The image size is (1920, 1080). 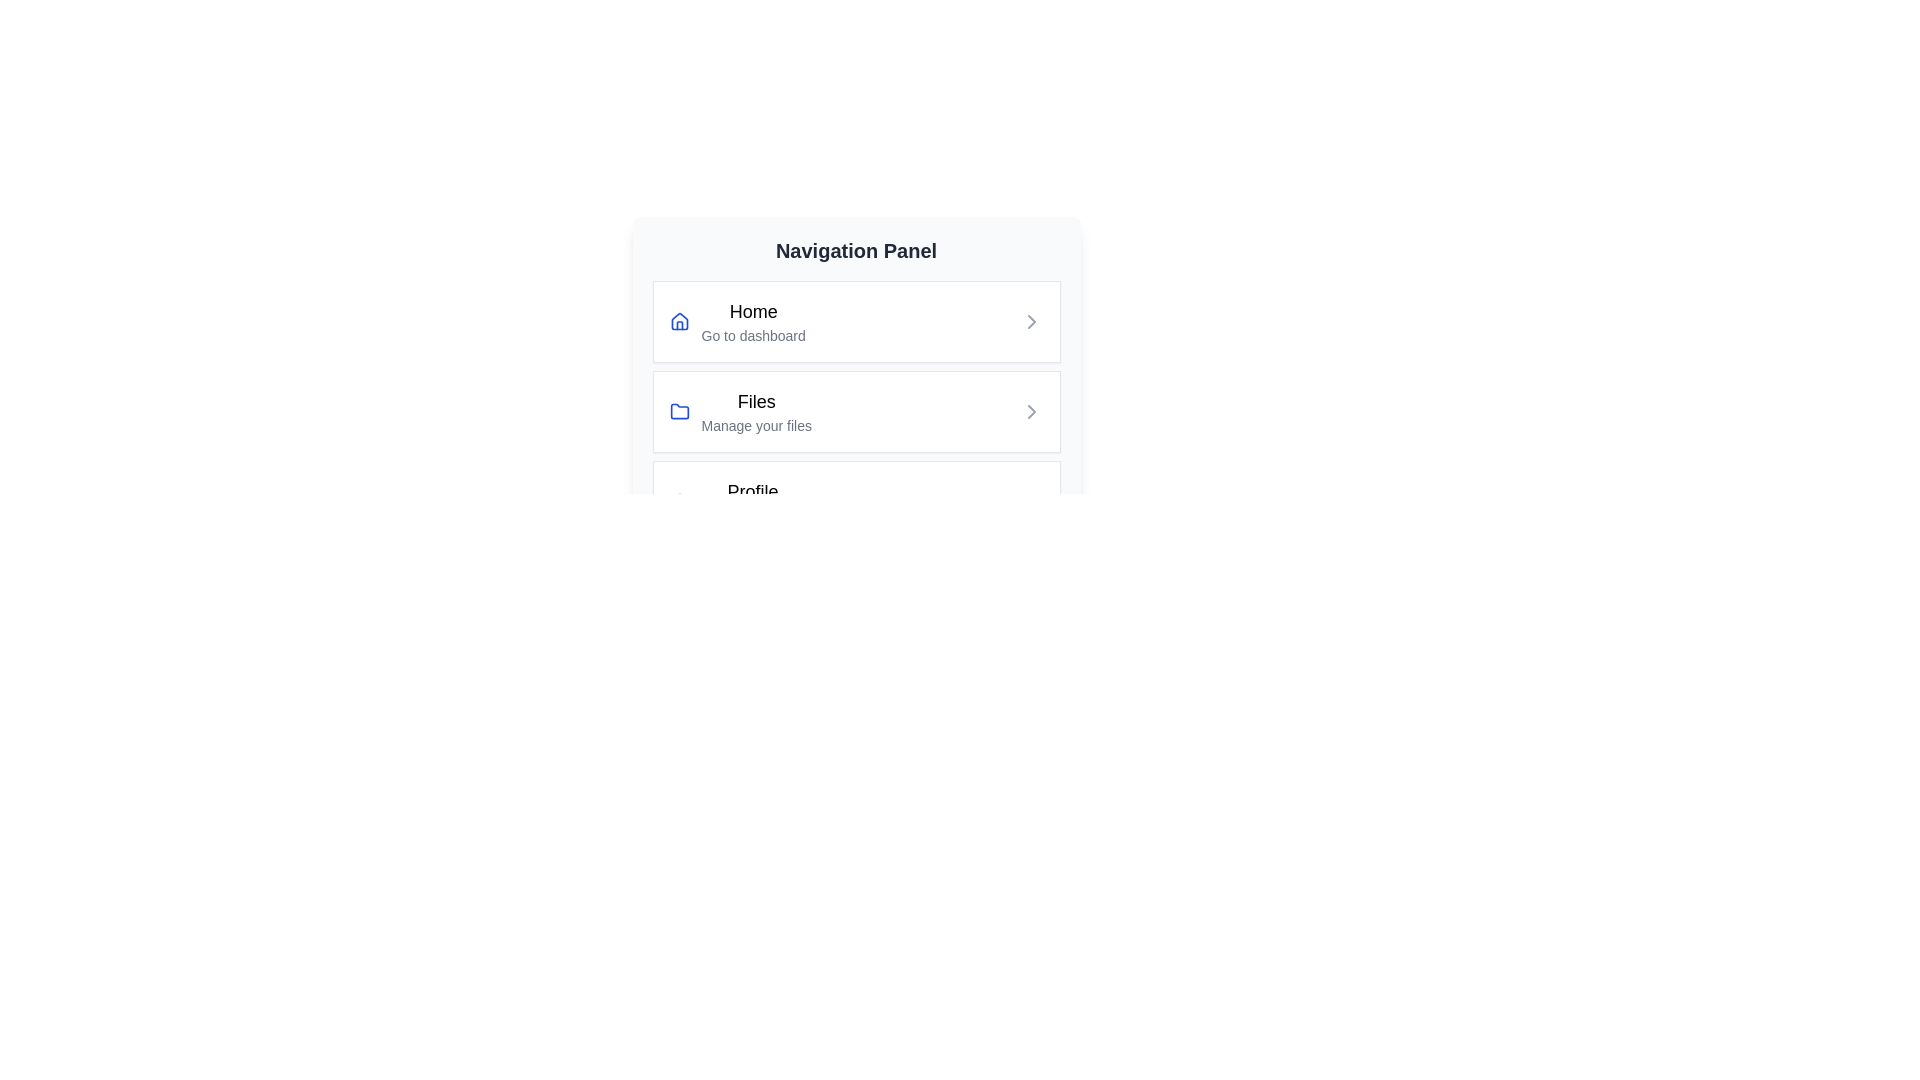 I want to click on the rightward-pointing chevron-shaped arrow icon located to the right of the 'Files' text in the second entry of the navigation panel, so click(x=1031, y=411).